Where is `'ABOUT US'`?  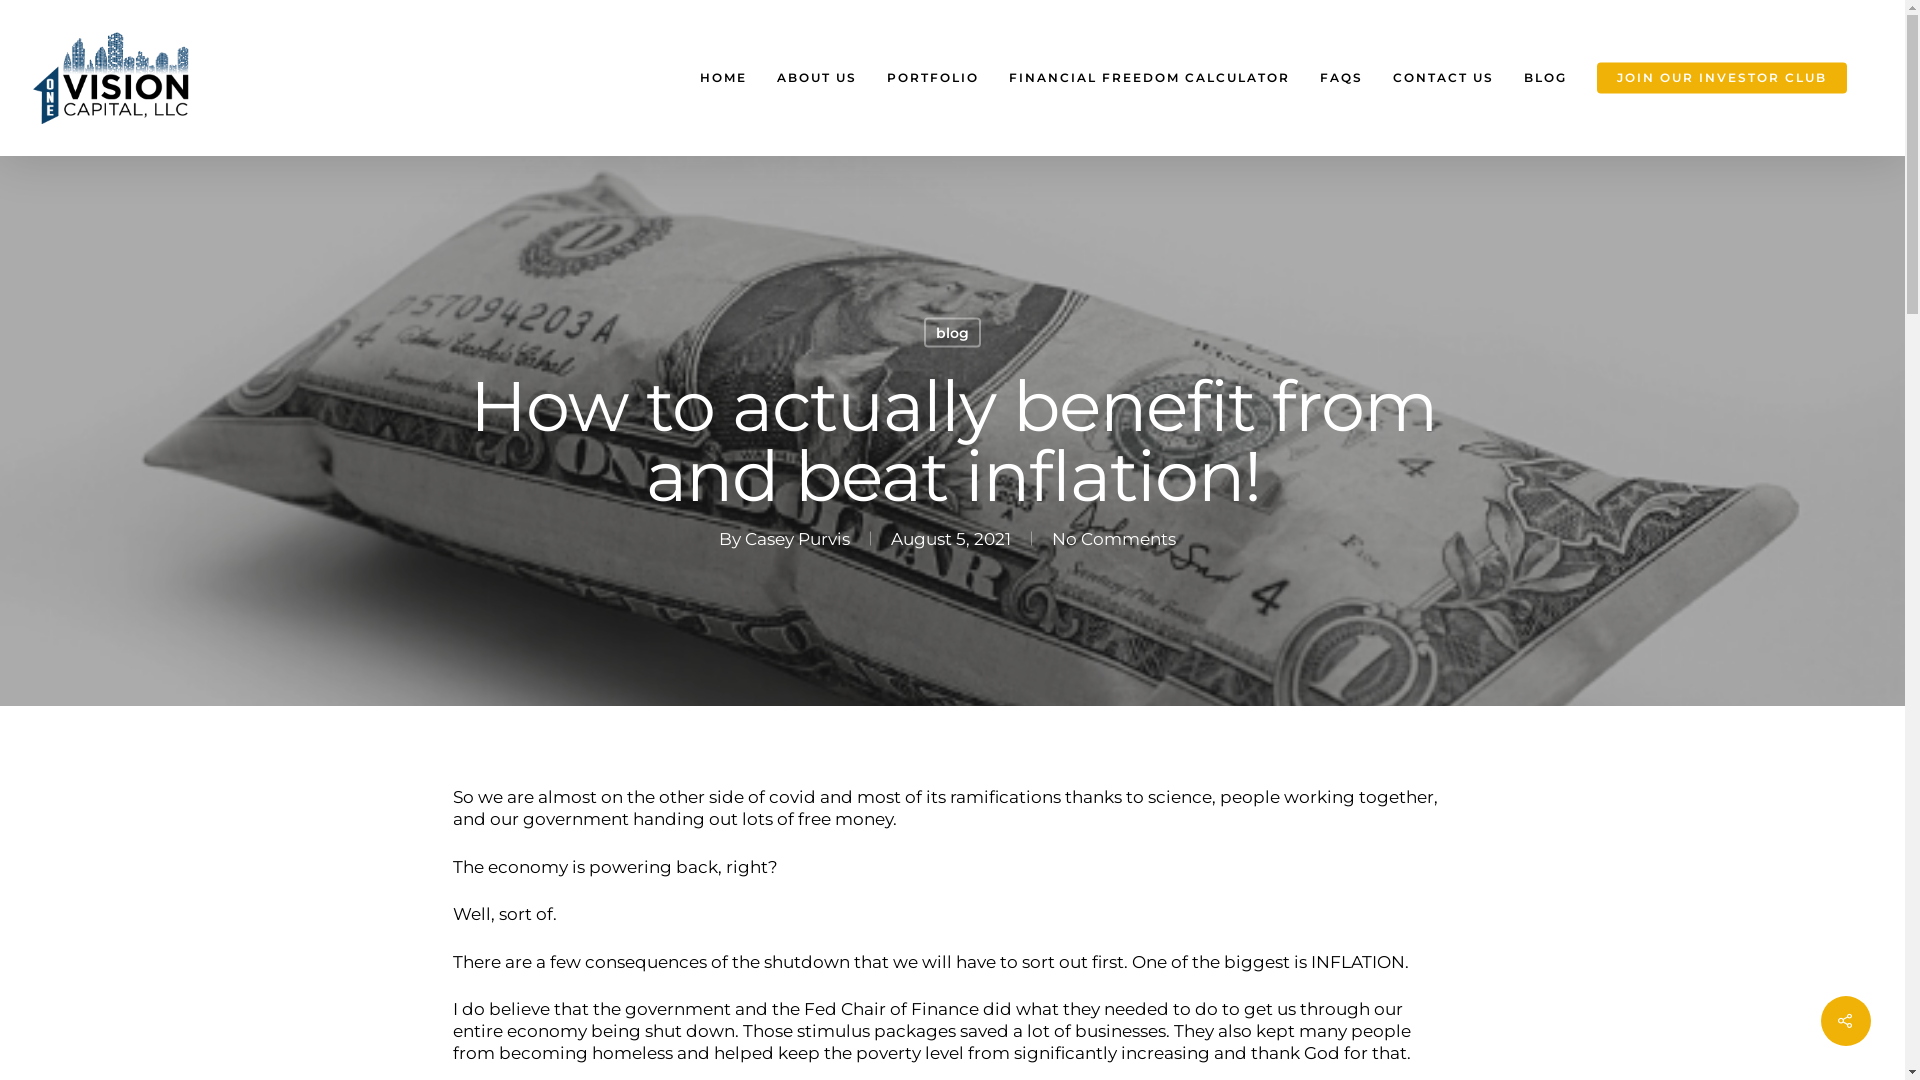 'ABOUT US' is located at coordinates (761, 76).